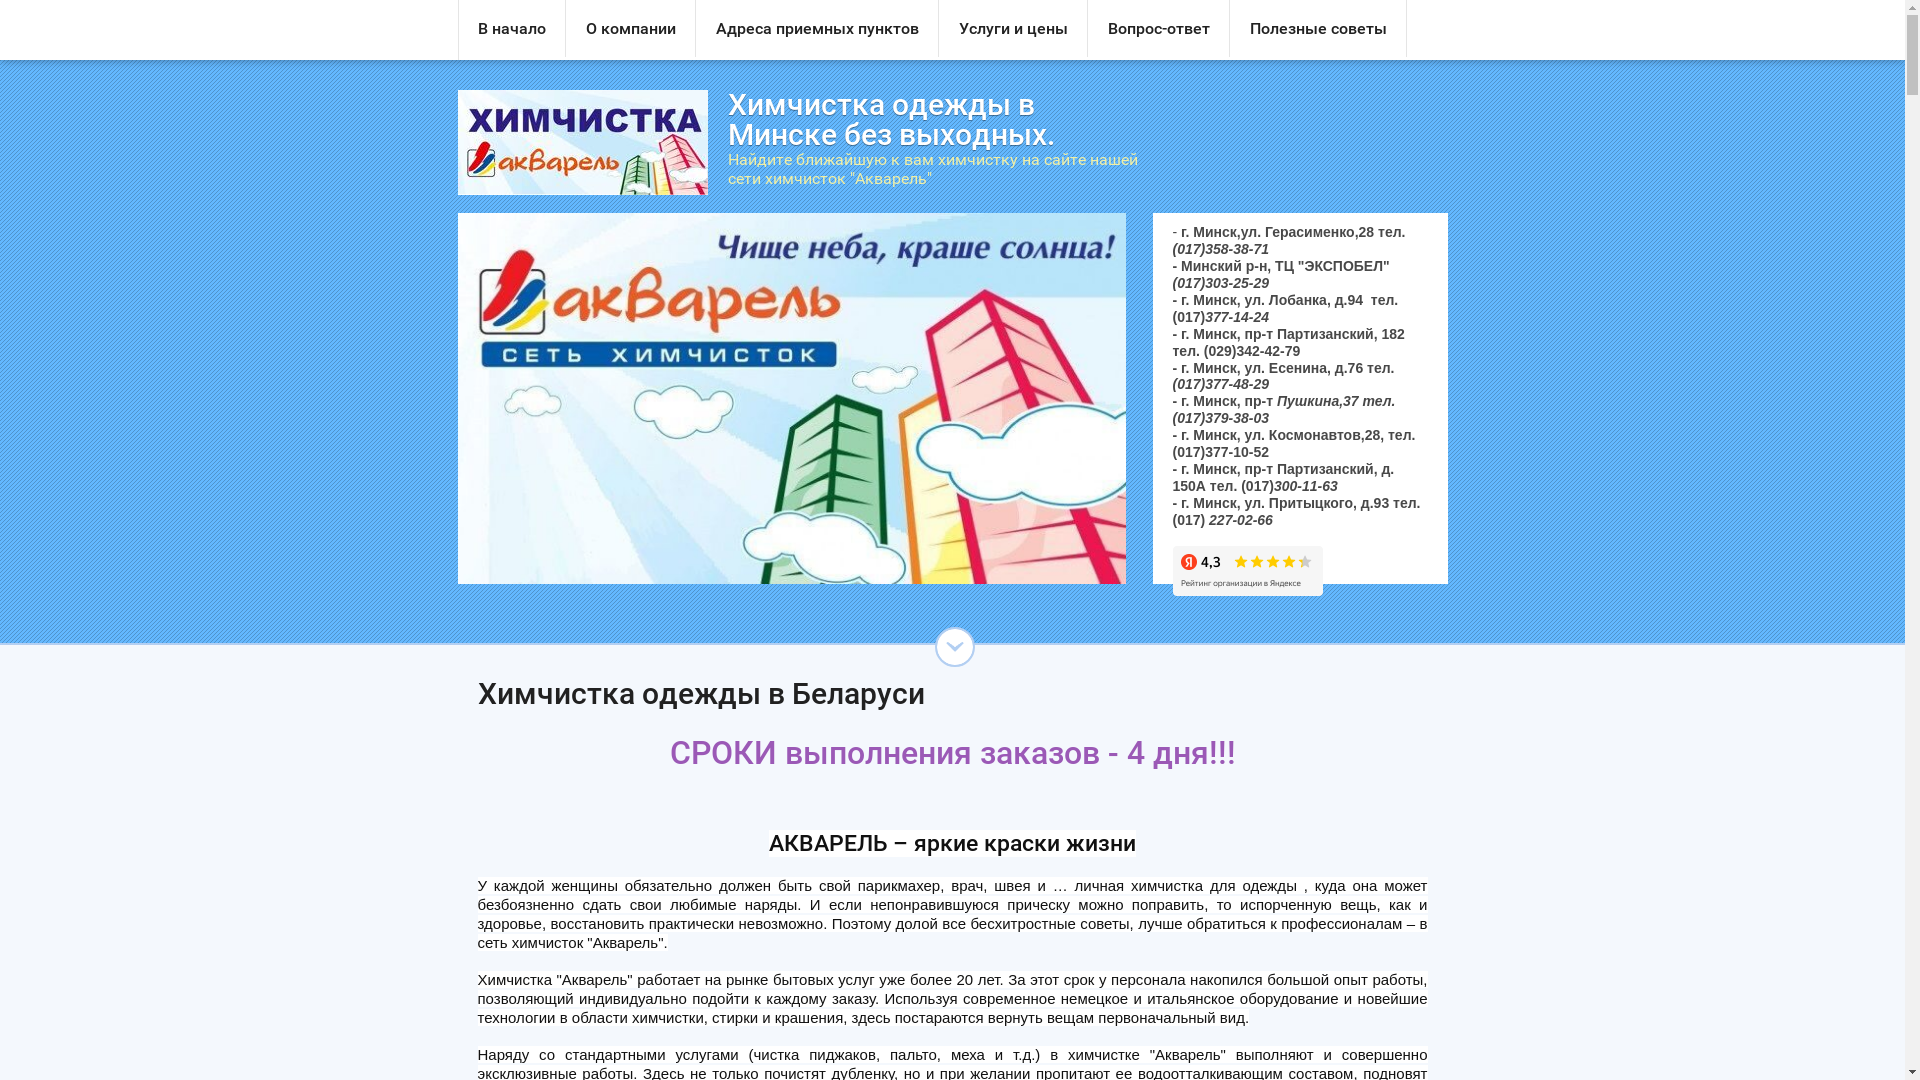  I want to click on '(017)379-38-03', so click(1219, 416).